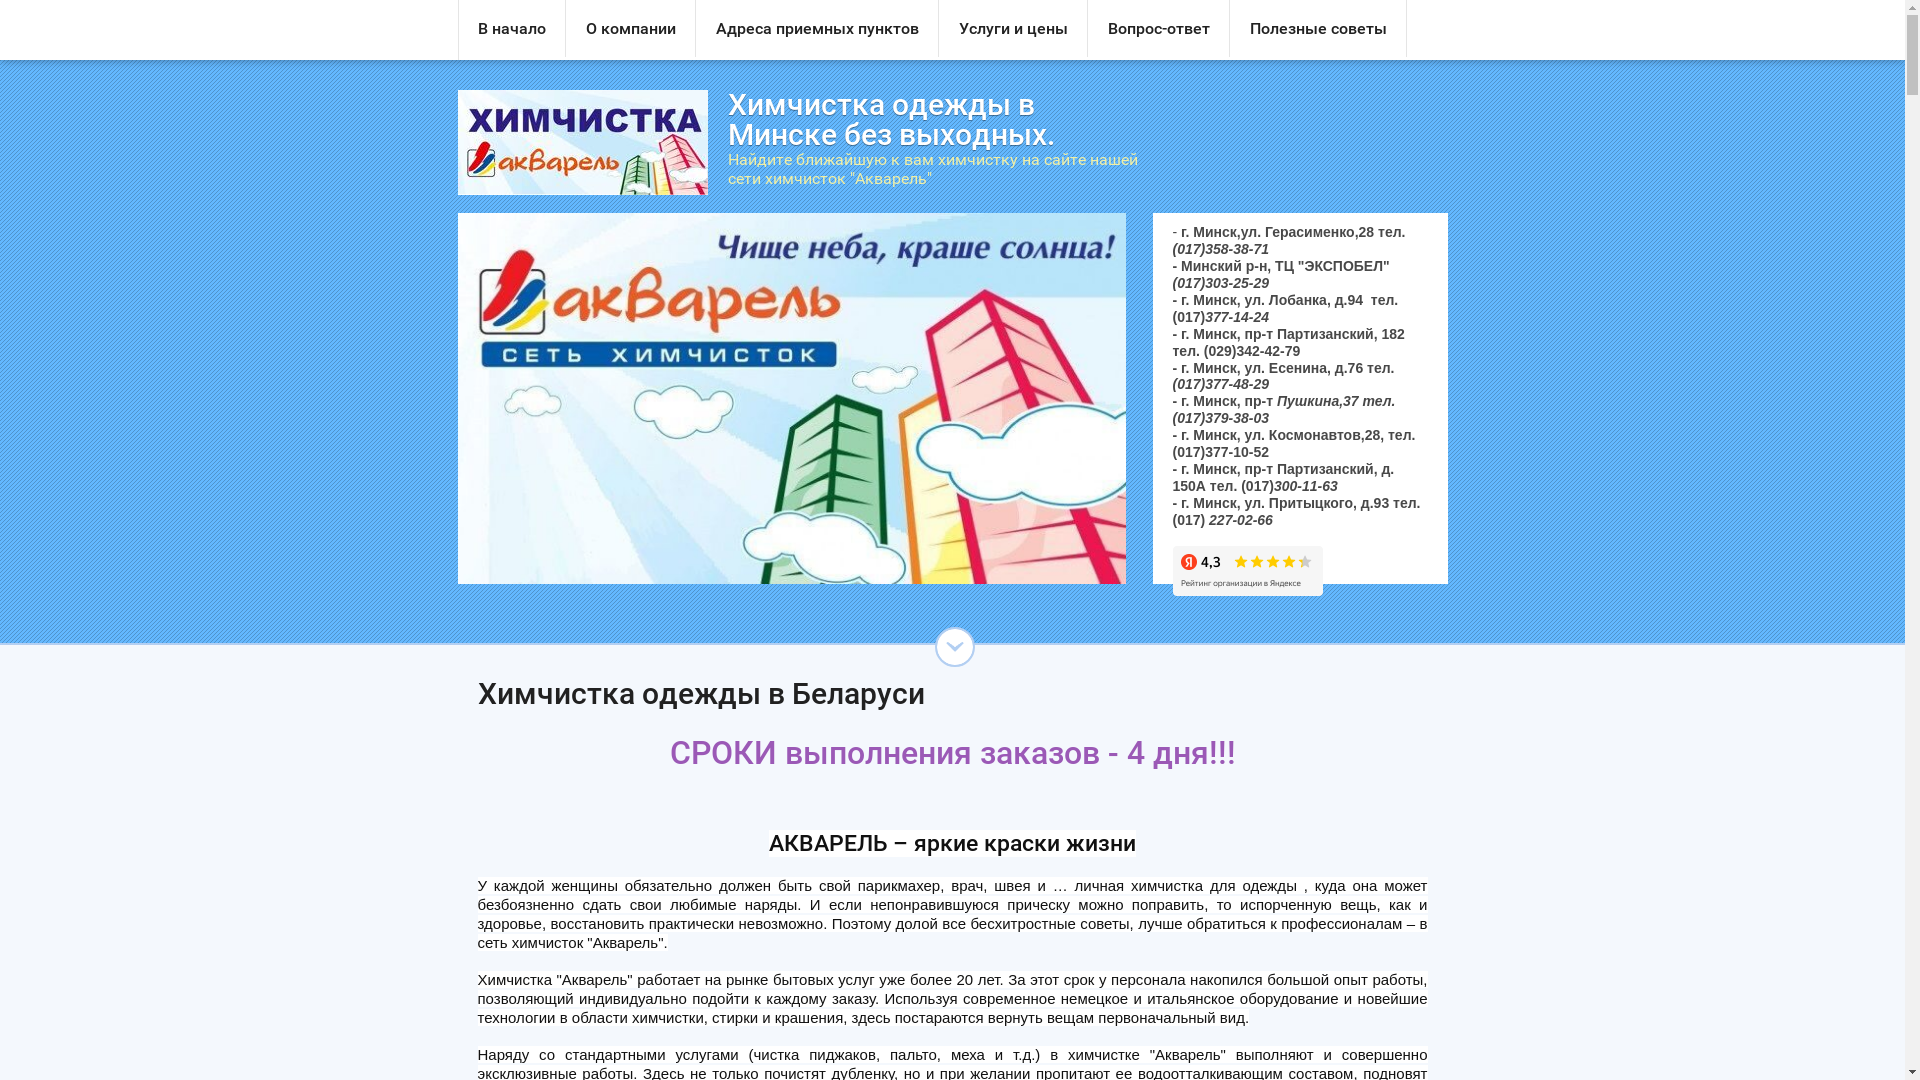  I want to click on '(017)379-38-03', so click(1219, 416).